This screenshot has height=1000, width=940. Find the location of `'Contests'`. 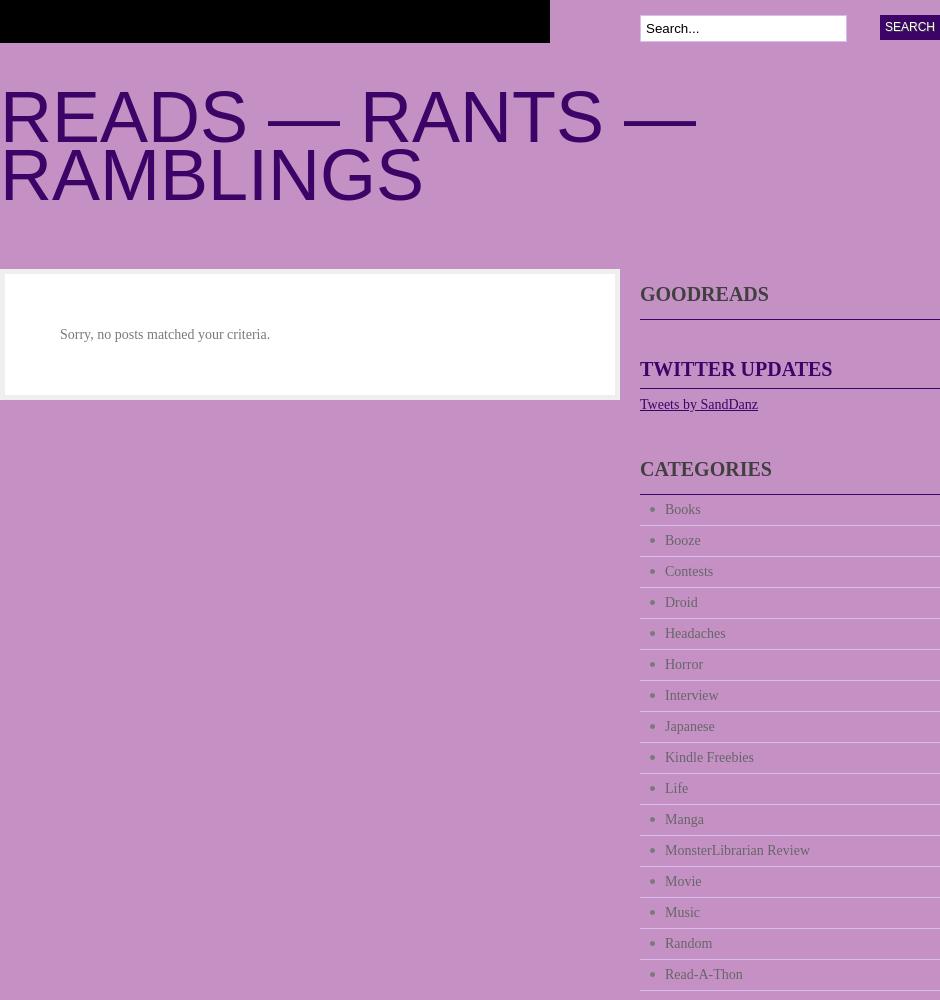

'Contests' is located at coordinates (688, 570).